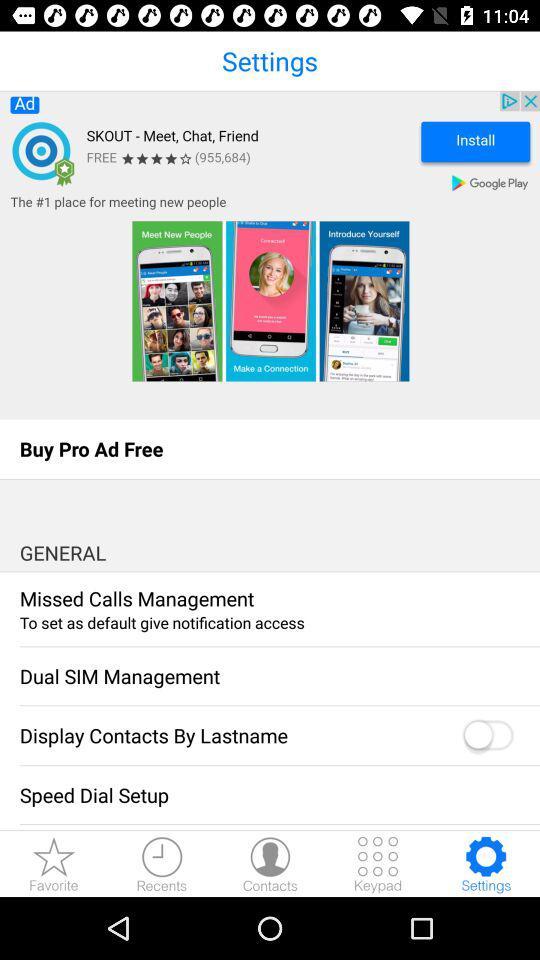  I want to click on the star icon, so click(54, 863).